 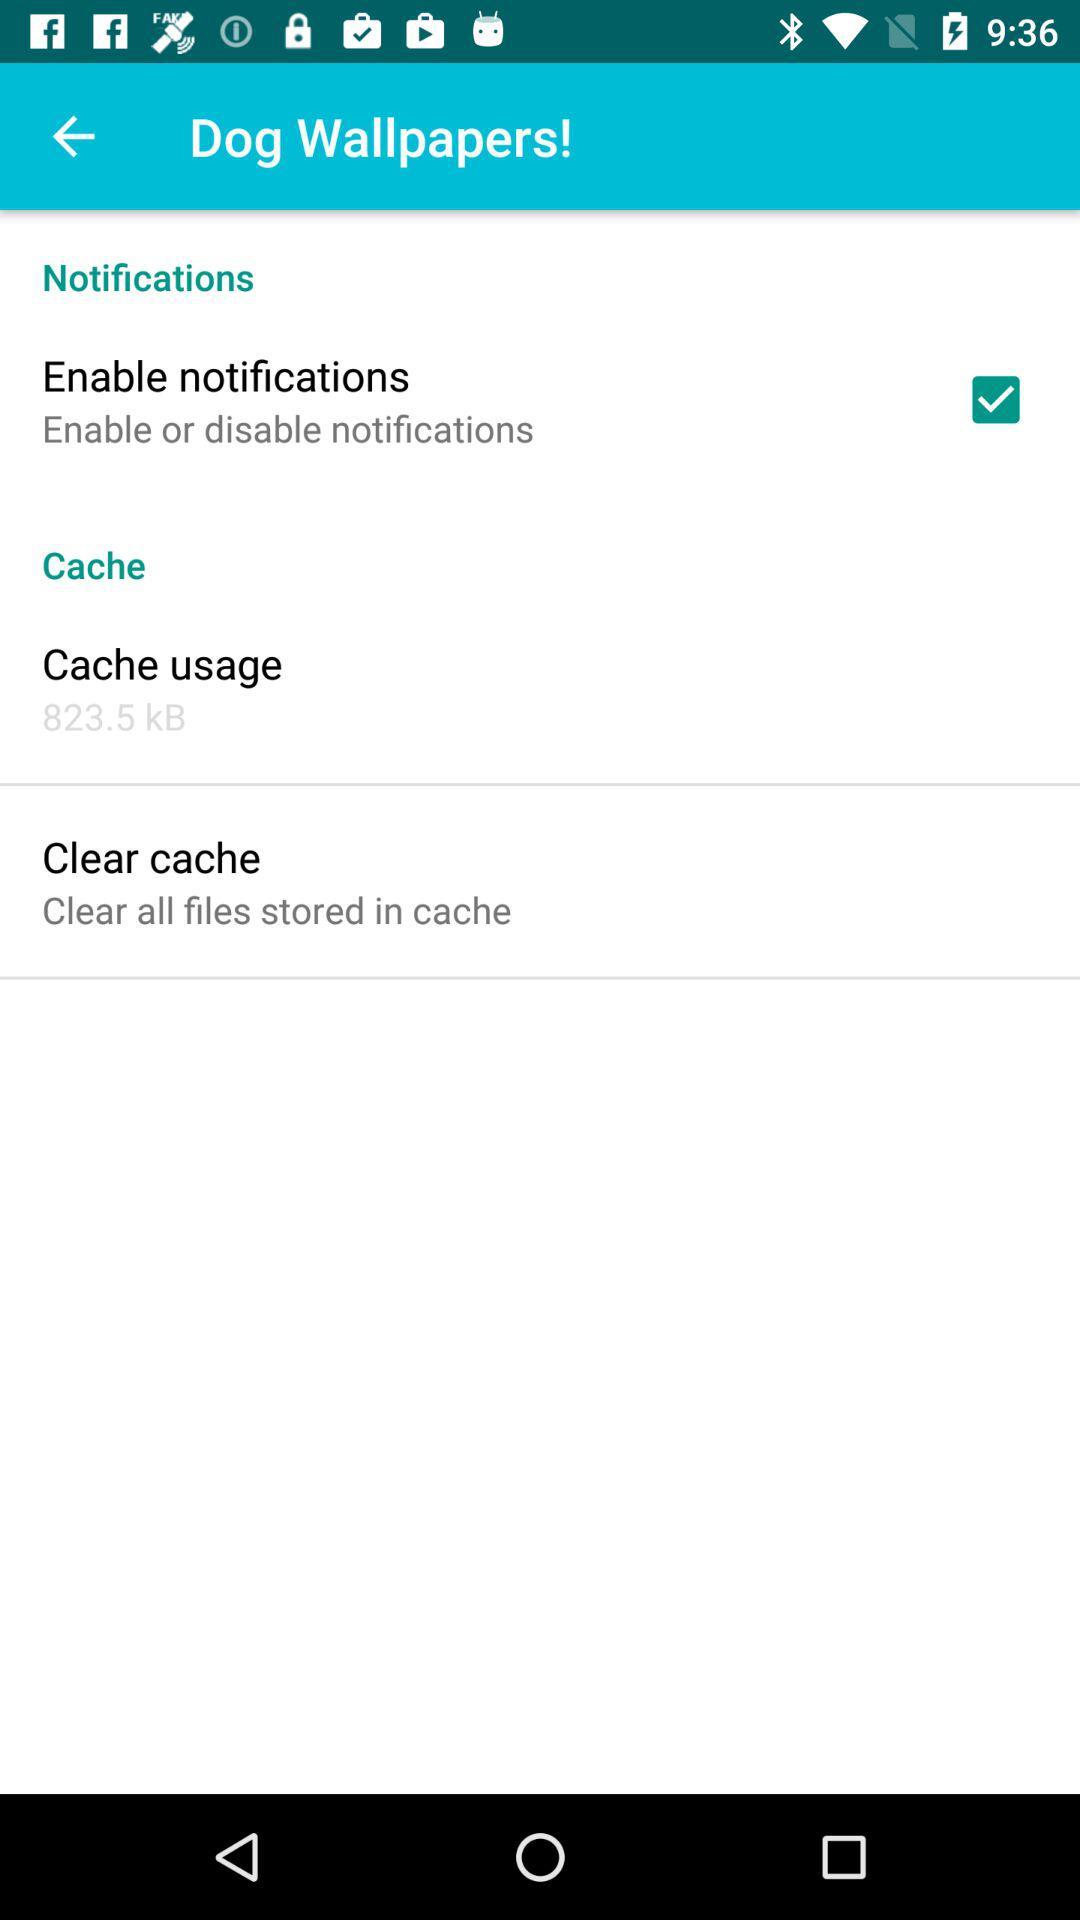 What do you see at coordinates (114, 716) in the screenshot?
I see `item below the cache usage icon` at bounding box center [114, 716].